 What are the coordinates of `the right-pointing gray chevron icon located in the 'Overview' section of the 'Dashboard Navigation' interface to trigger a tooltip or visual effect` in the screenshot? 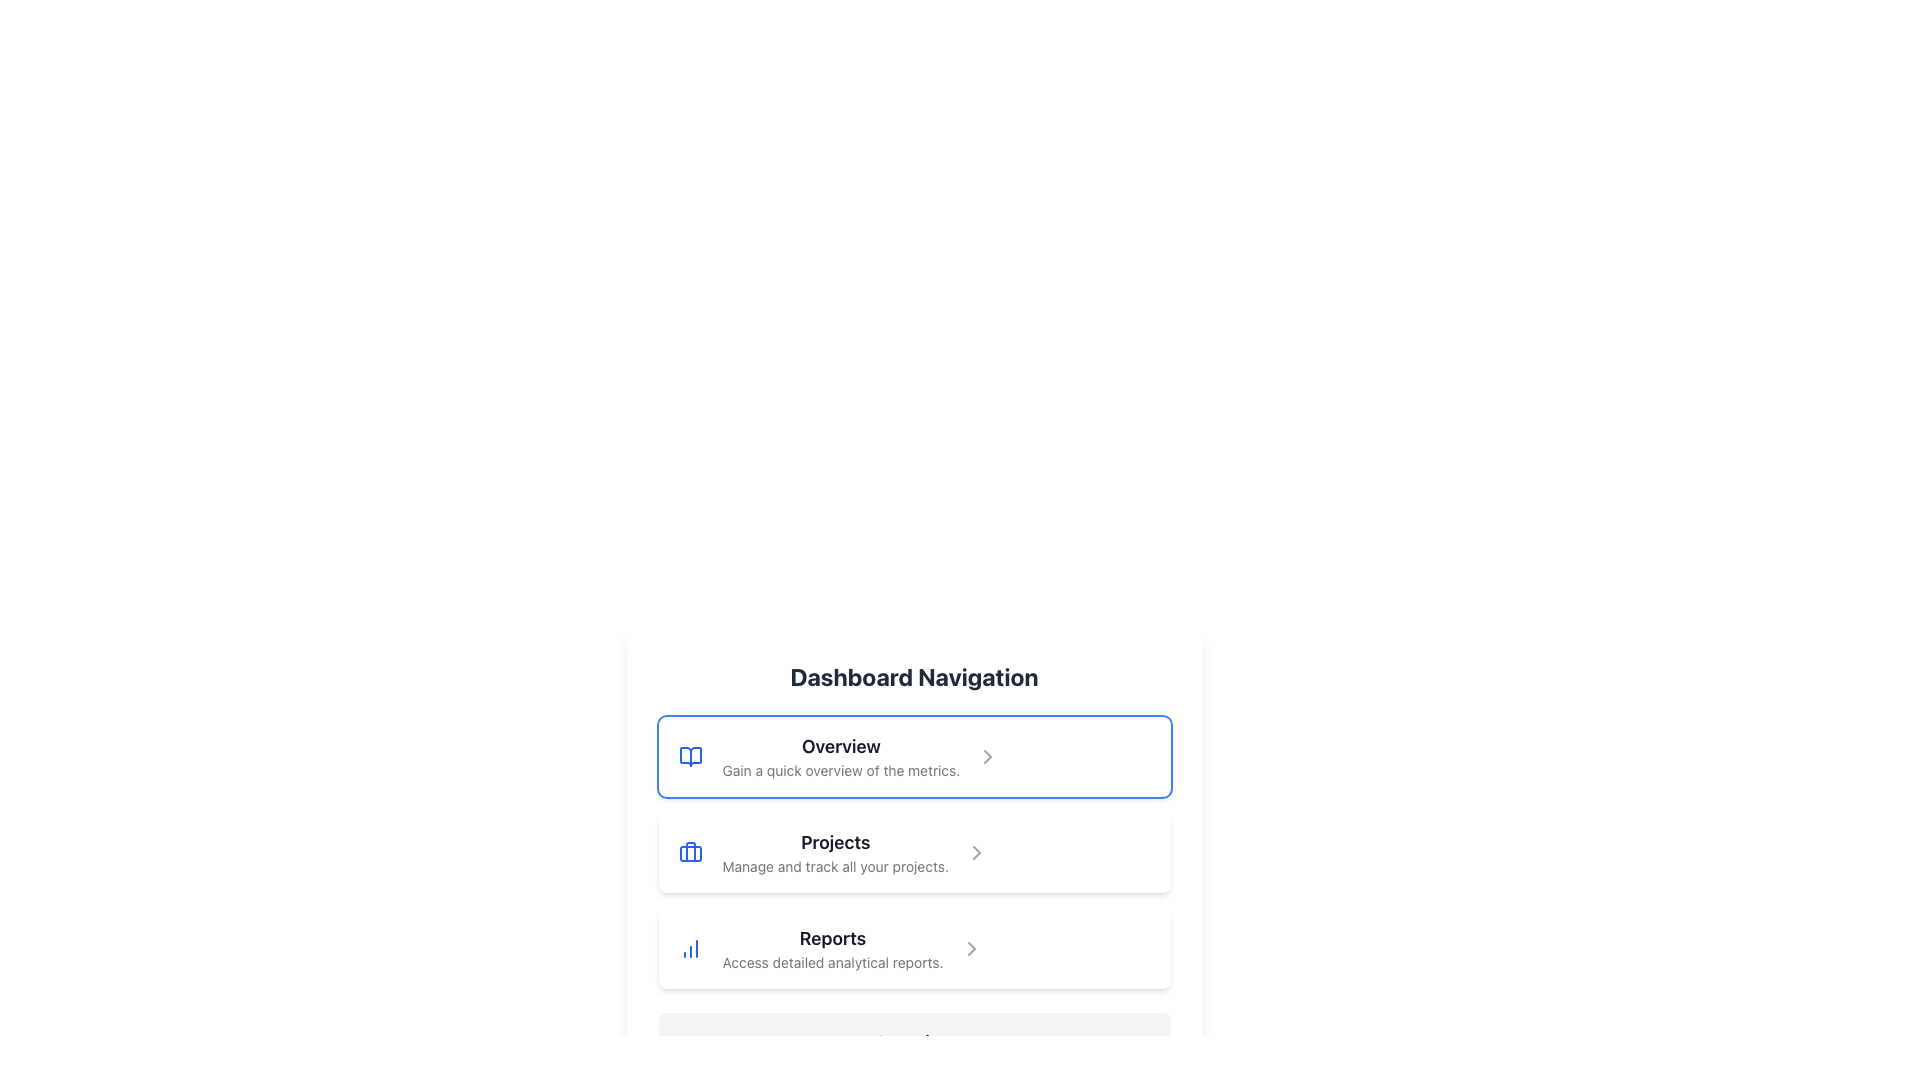 It's located at (988, 756).